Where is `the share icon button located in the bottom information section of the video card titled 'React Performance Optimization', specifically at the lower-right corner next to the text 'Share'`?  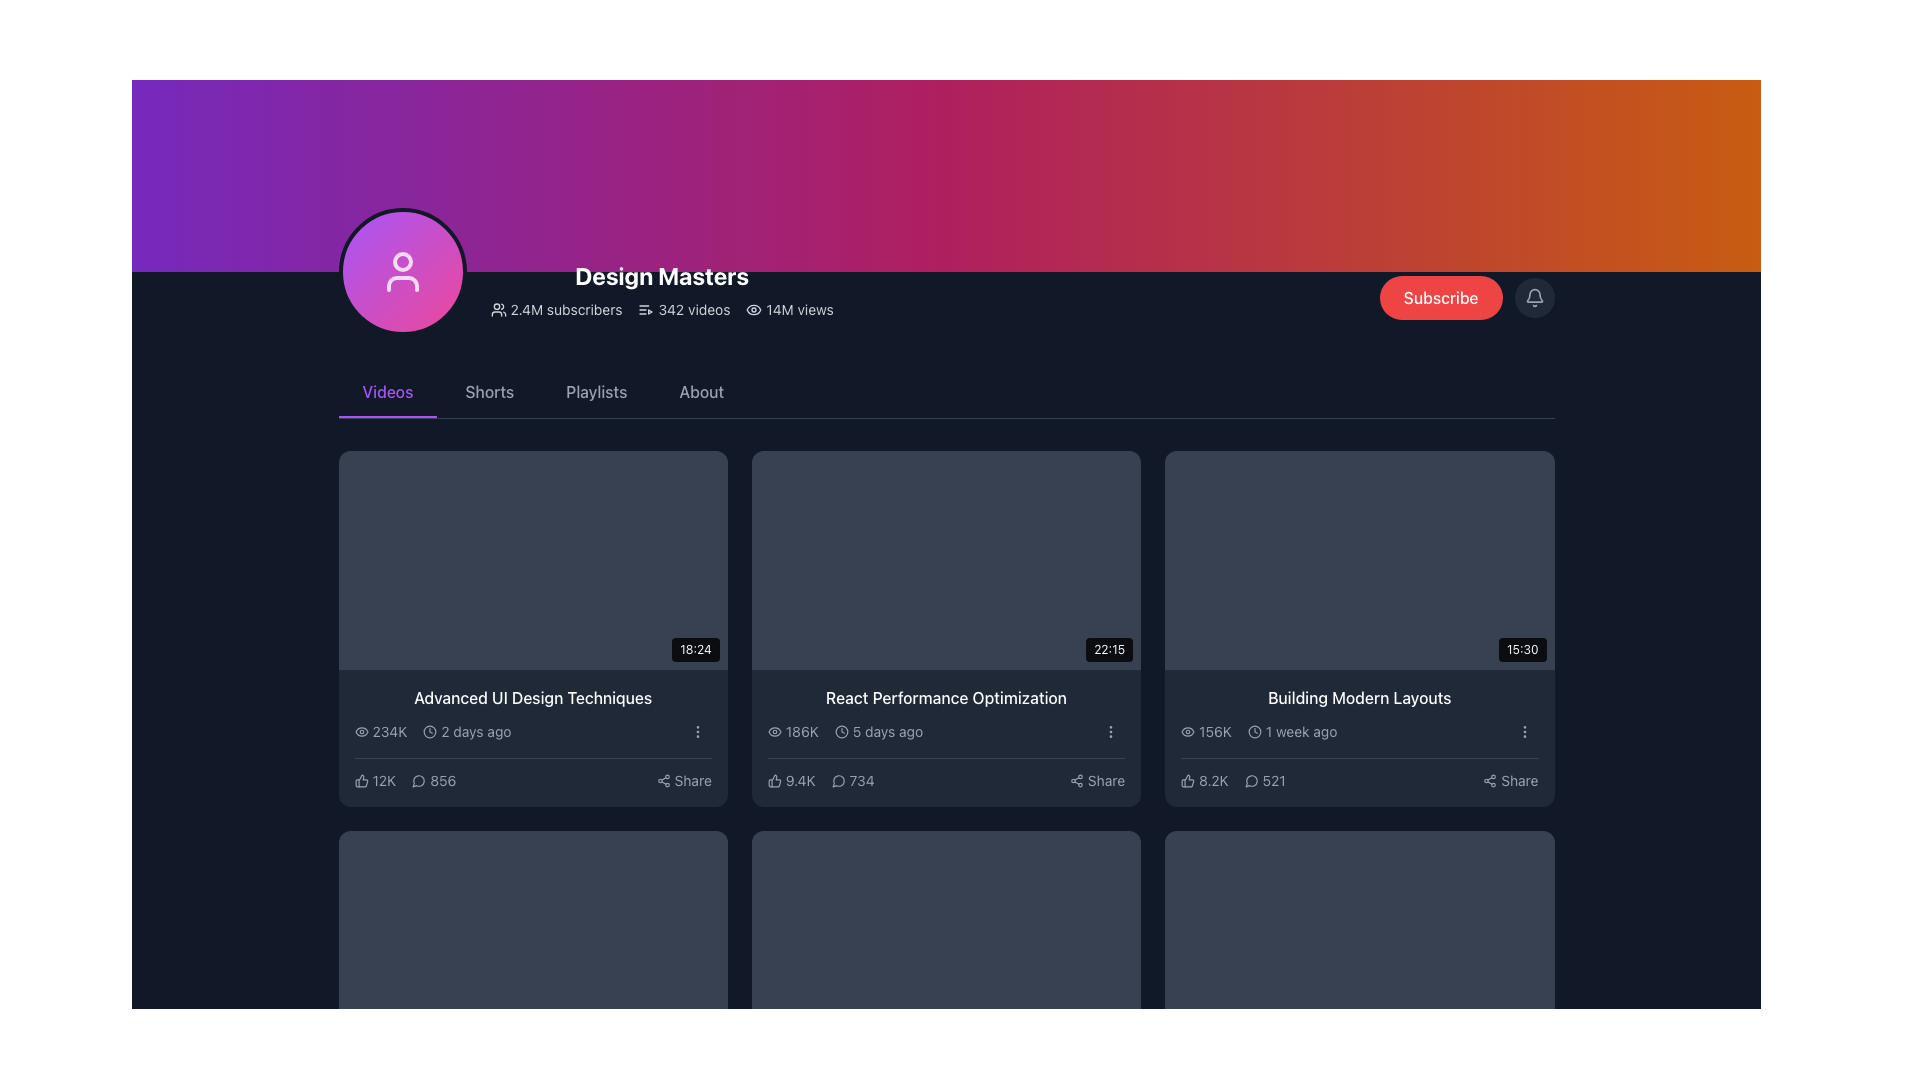 the share icon button located in the bottom information section of the video card titled 'React Performance Optimization', specifically at the lower-right corner next to the text 'Share' is located at coordinates (1075, 779).